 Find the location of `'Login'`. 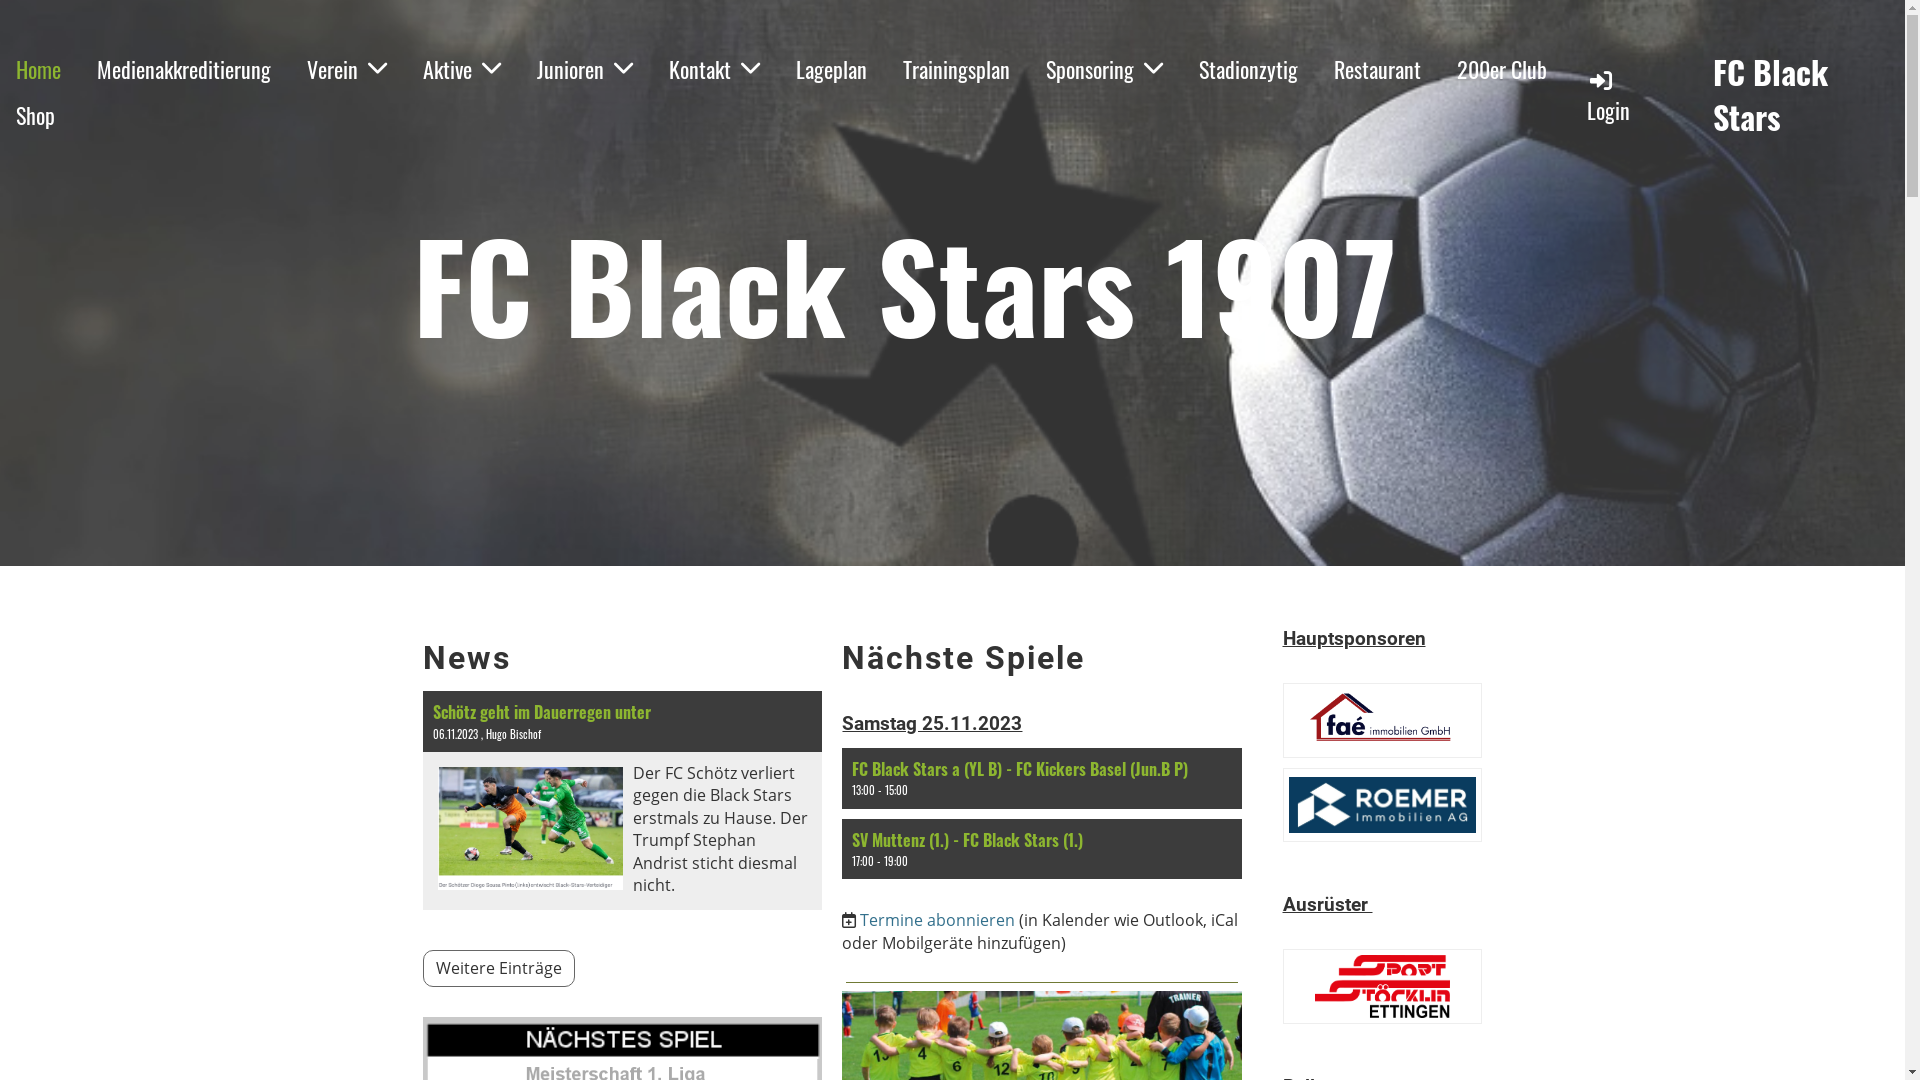

'Login' is located at coordinates (1608, 94).